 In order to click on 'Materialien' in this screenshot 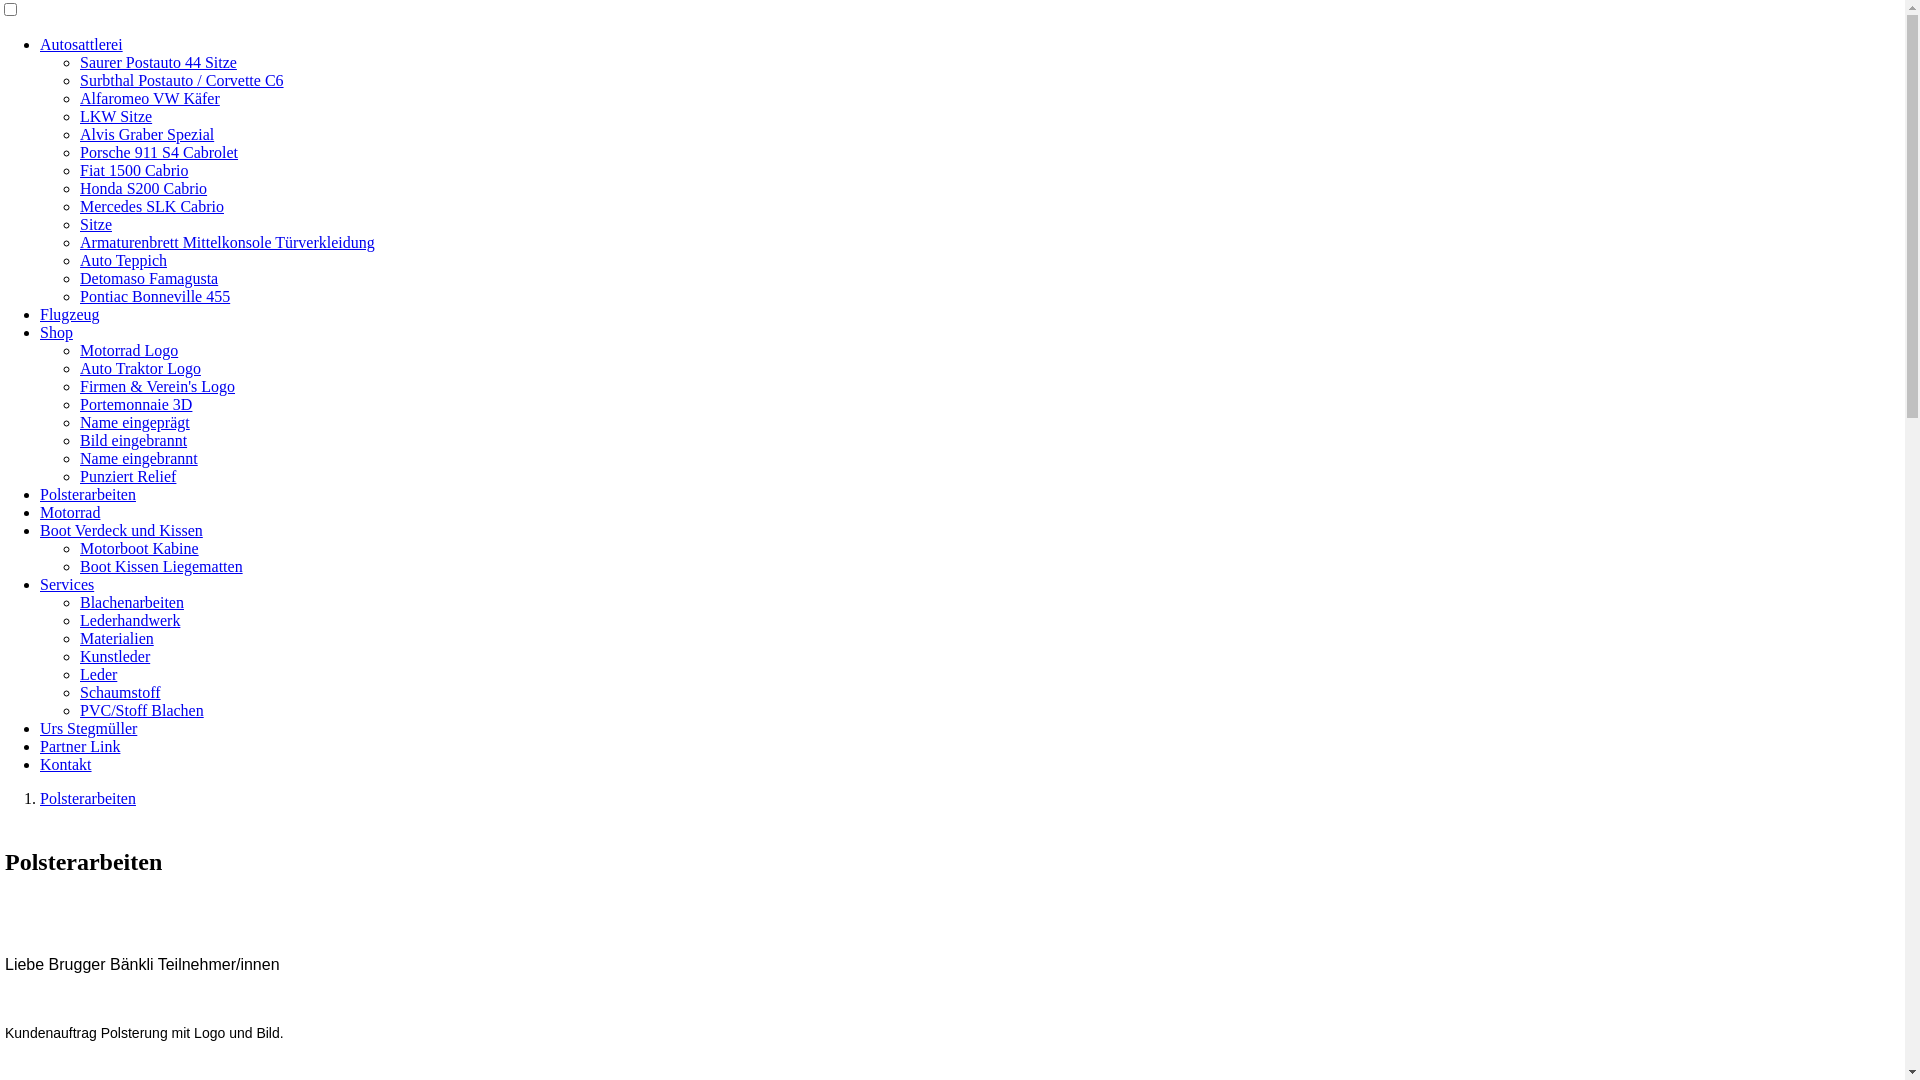, I will do `click(115, 638)`.